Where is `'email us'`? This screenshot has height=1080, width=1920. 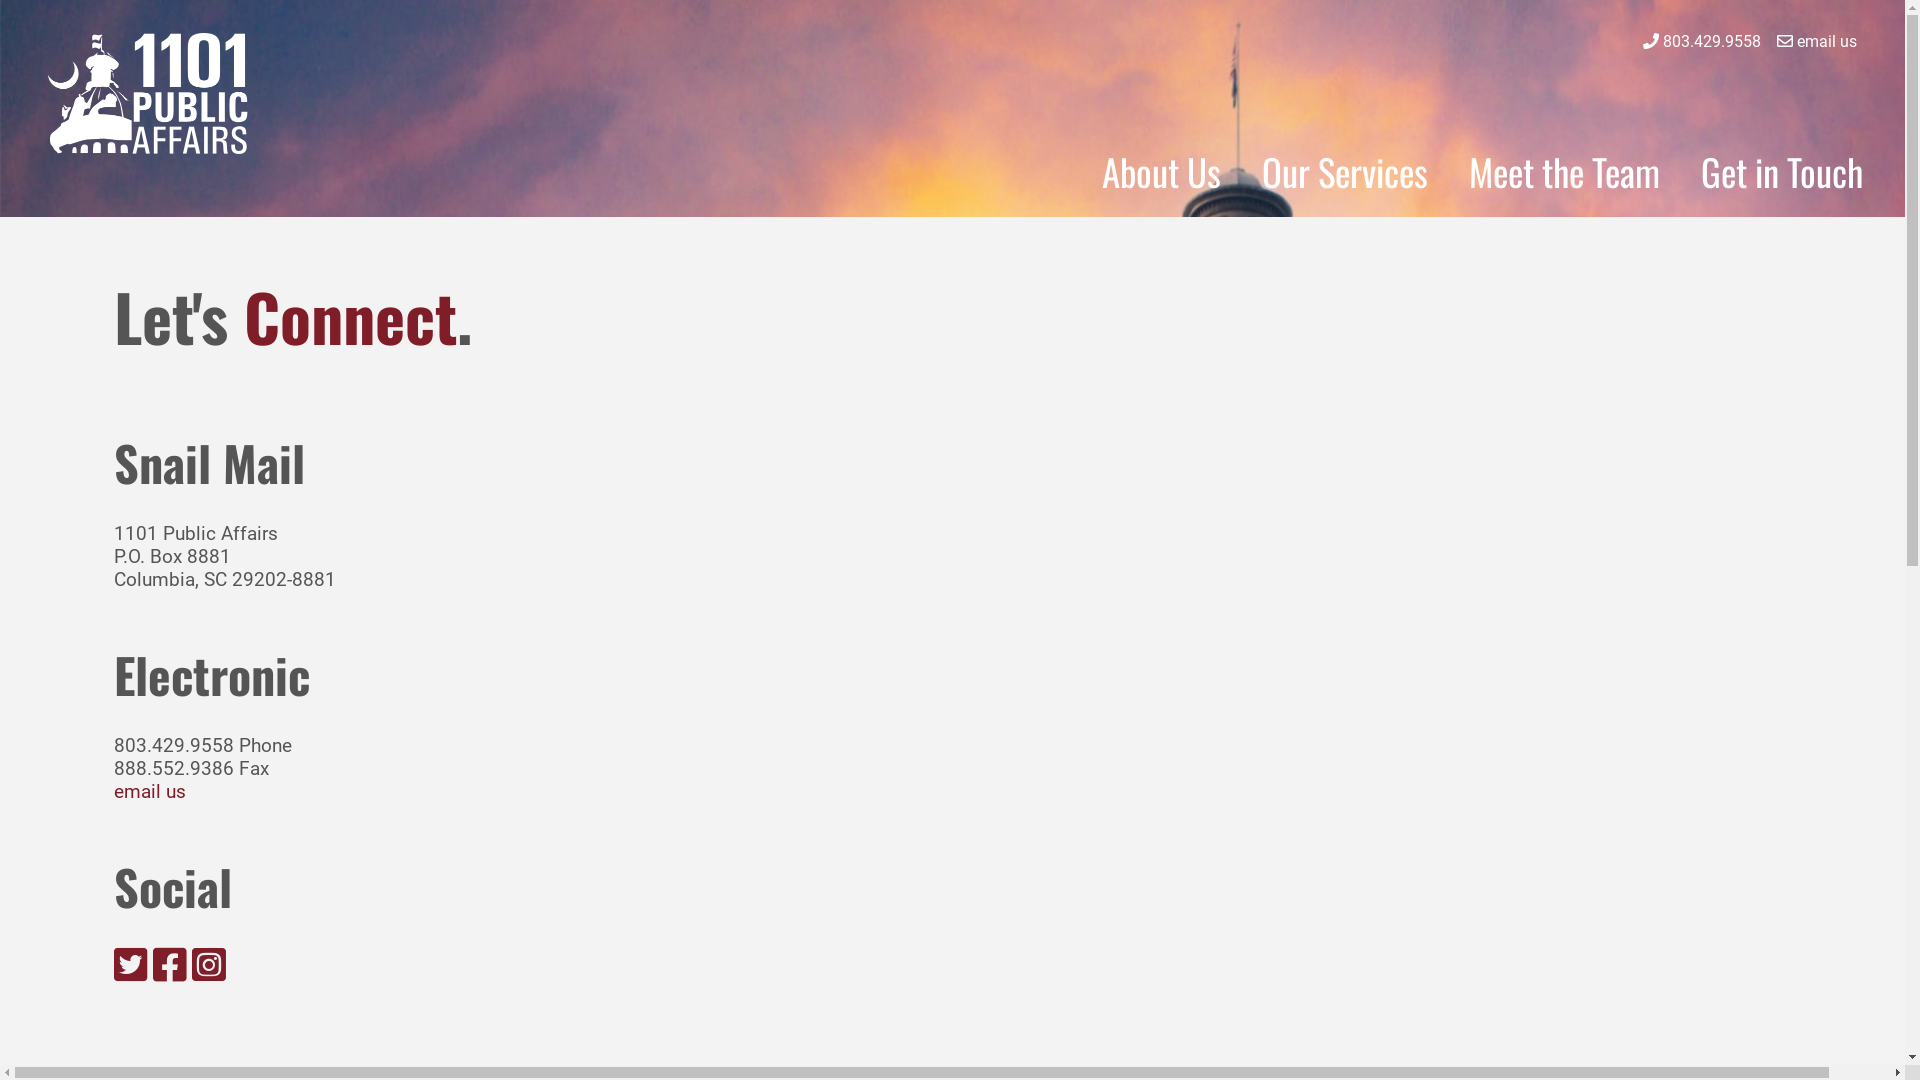
'email us' is located at coordinates (113, 790).